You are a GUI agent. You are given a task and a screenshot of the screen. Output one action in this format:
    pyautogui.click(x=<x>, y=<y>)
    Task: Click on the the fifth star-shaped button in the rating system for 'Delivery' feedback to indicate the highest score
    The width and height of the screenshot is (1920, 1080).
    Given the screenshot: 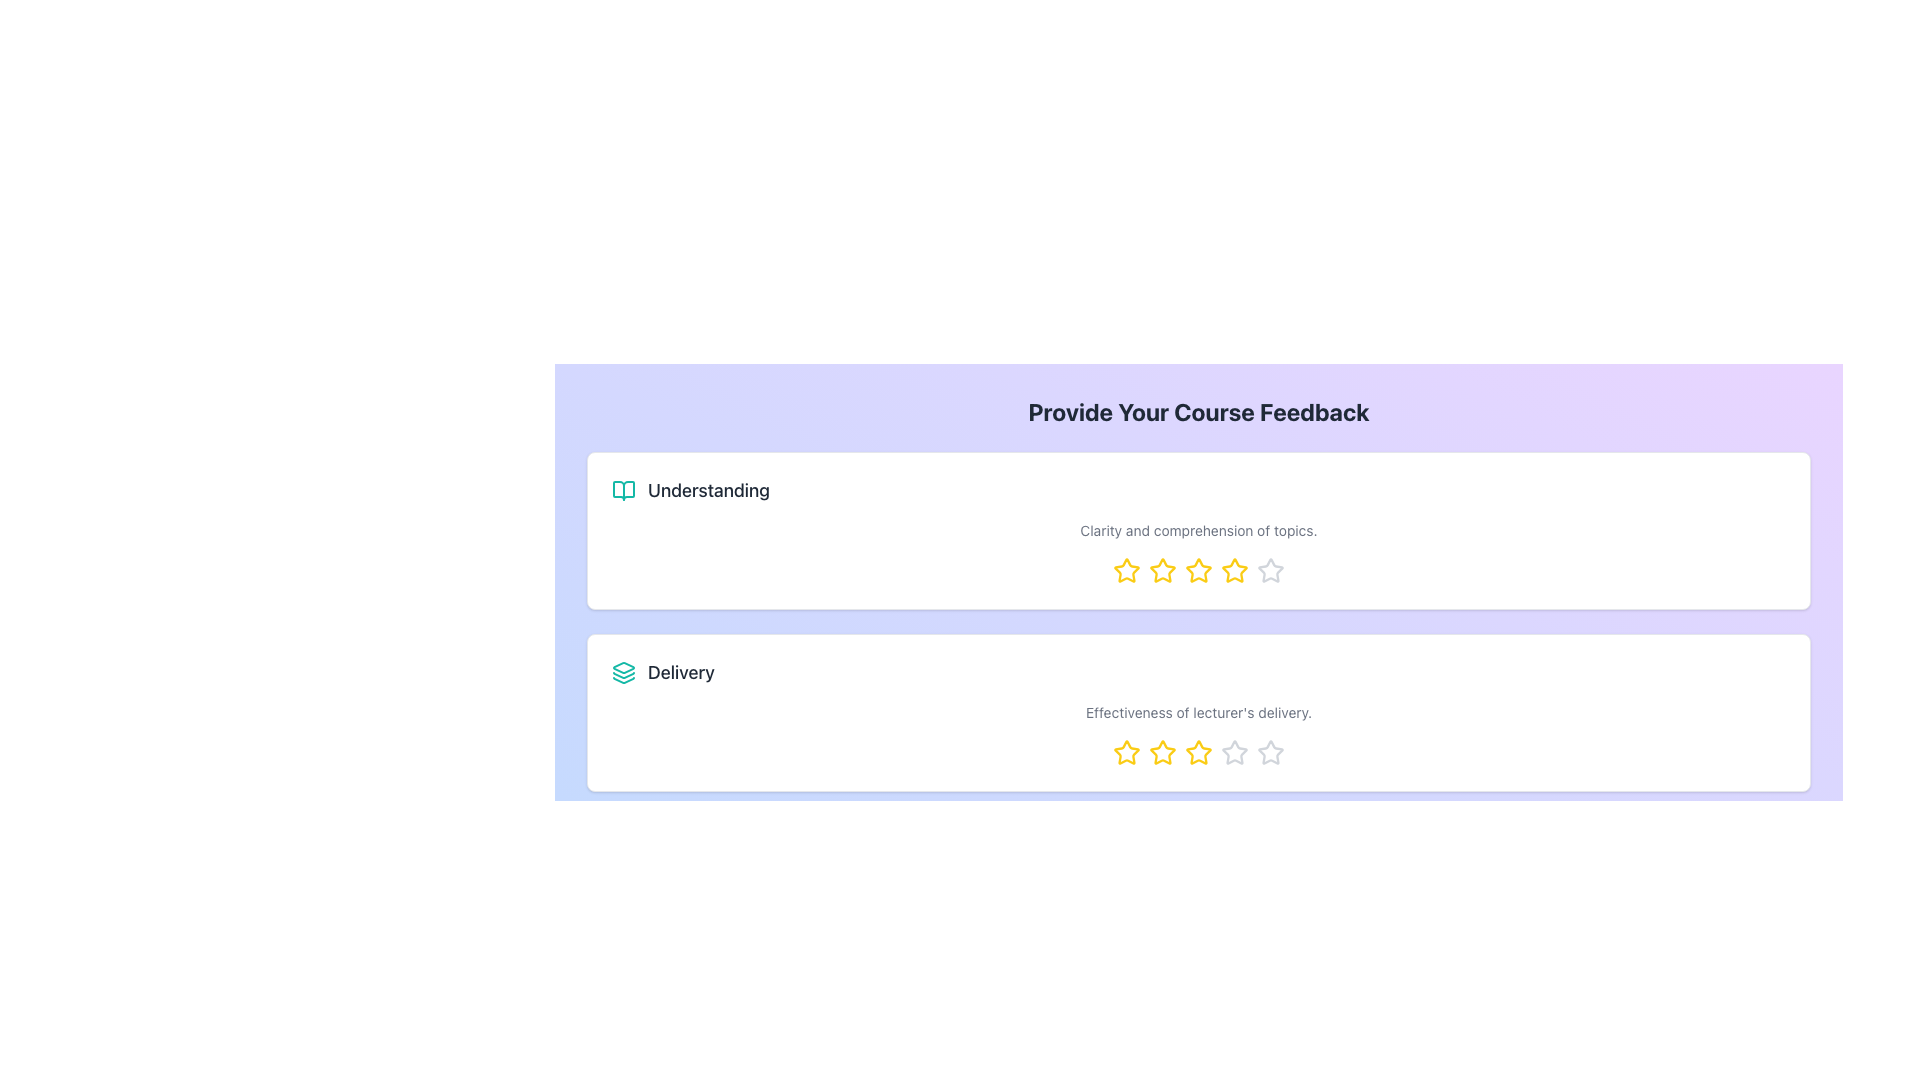 What is the action you would take?
    pyautogui.click(x=1270, y=752)
    